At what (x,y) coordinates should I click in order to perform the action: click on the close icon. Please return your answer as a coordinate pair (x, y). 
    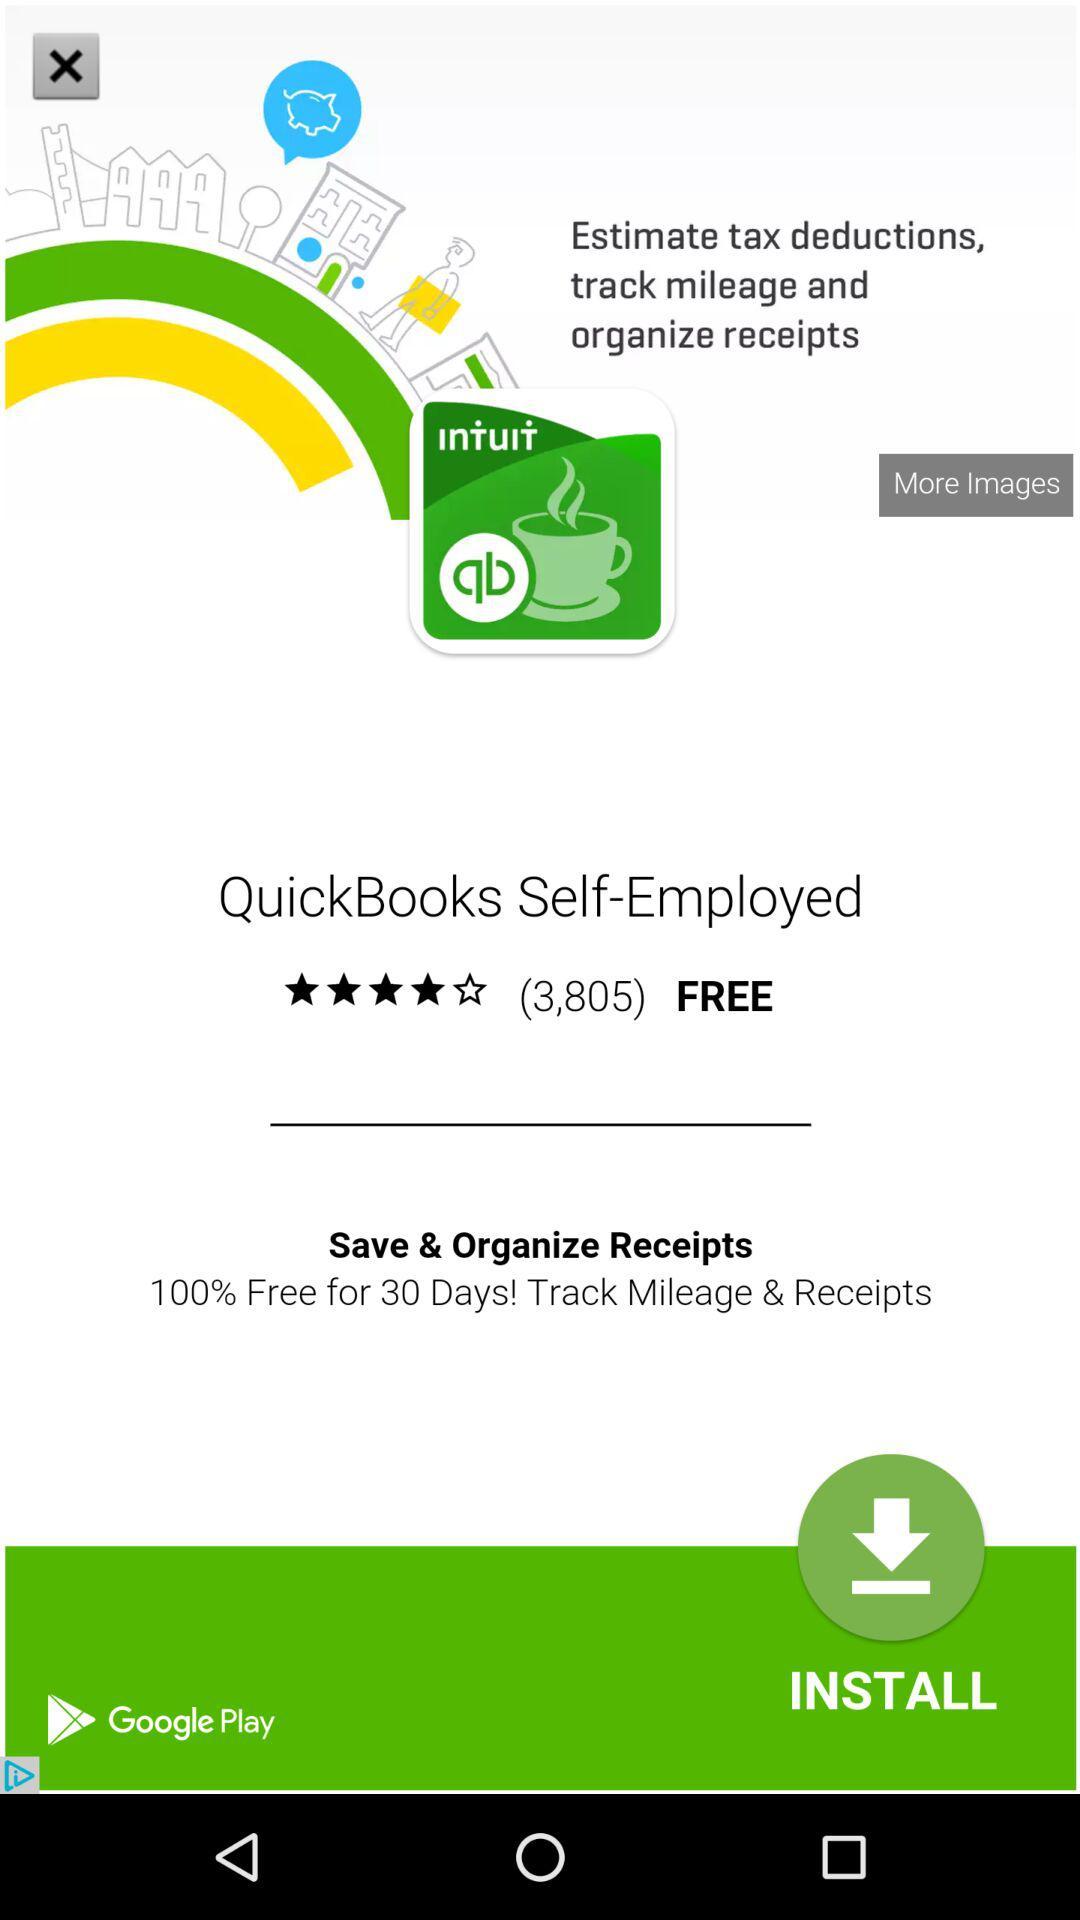
    Looking at the image, I should click on (64, 70).